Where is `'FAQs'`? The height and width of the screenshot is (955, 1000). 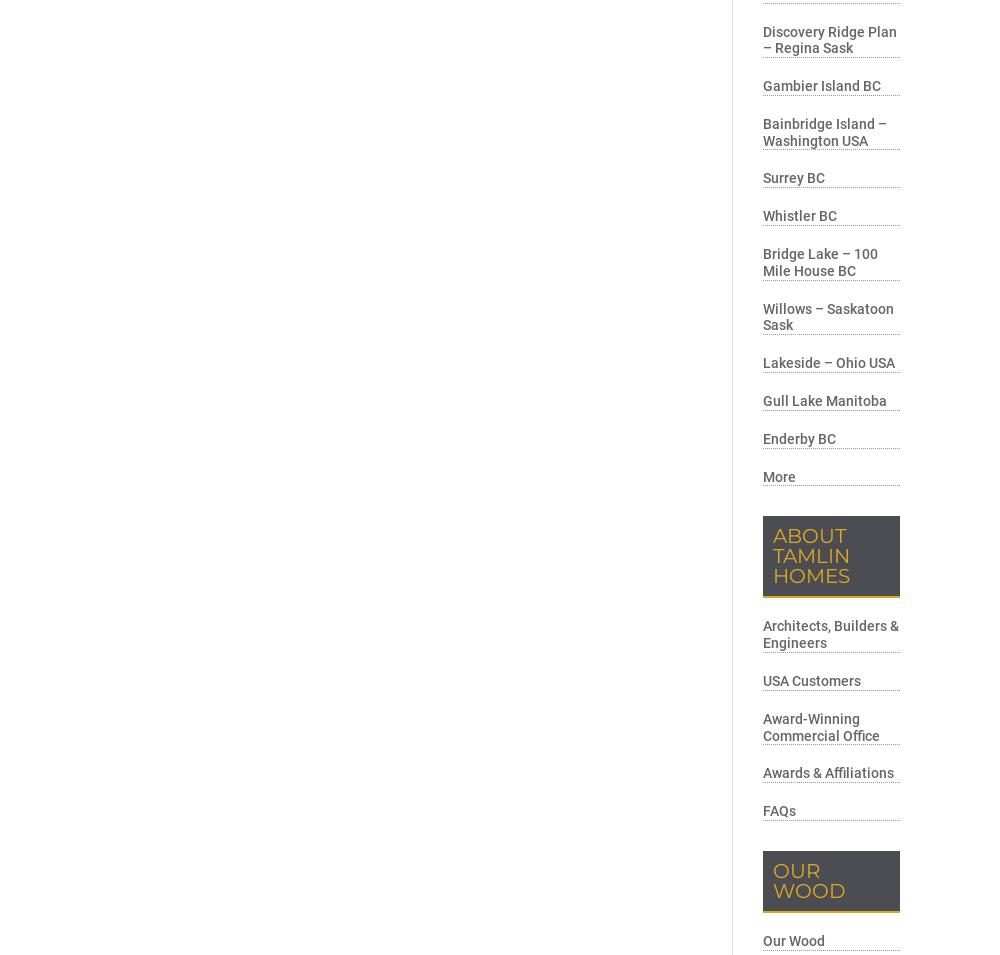 'FAQs' is located at coordinates (779, 810).